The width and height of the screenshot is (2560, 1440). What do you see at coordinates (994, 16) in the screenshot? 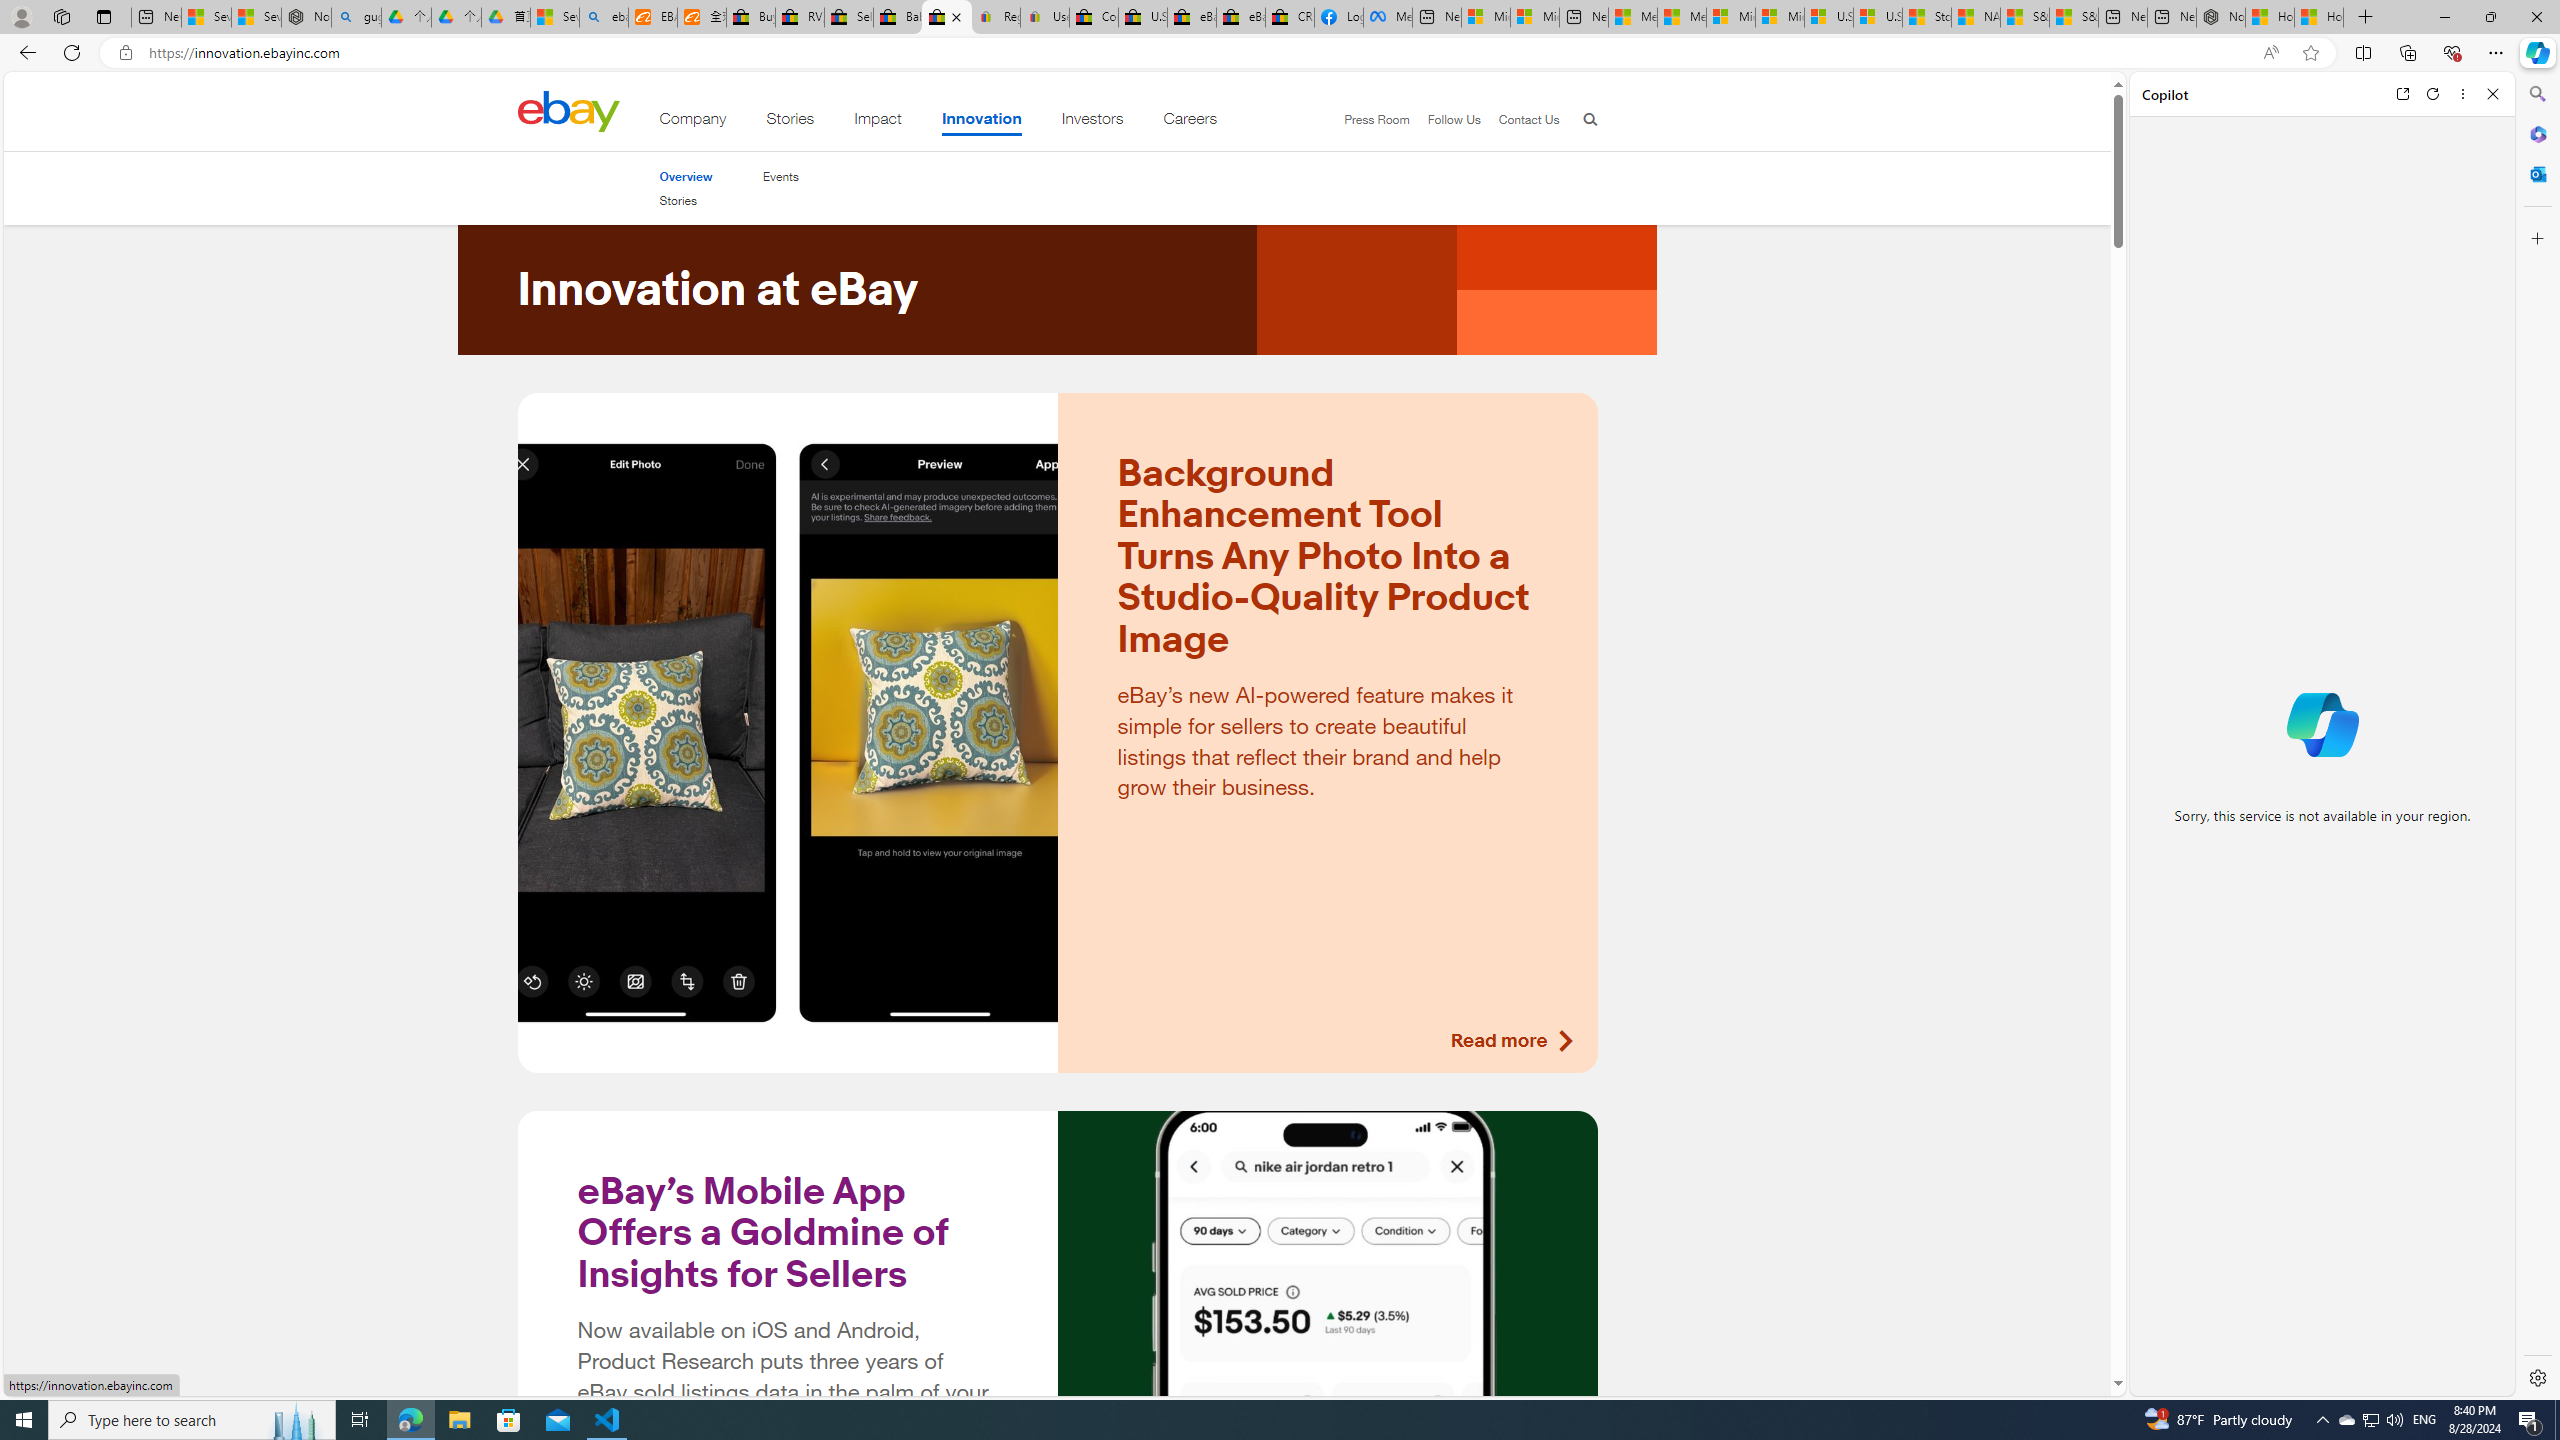
I see `'Register: Create a personal eBay account'` at bounding box center [994, 16].